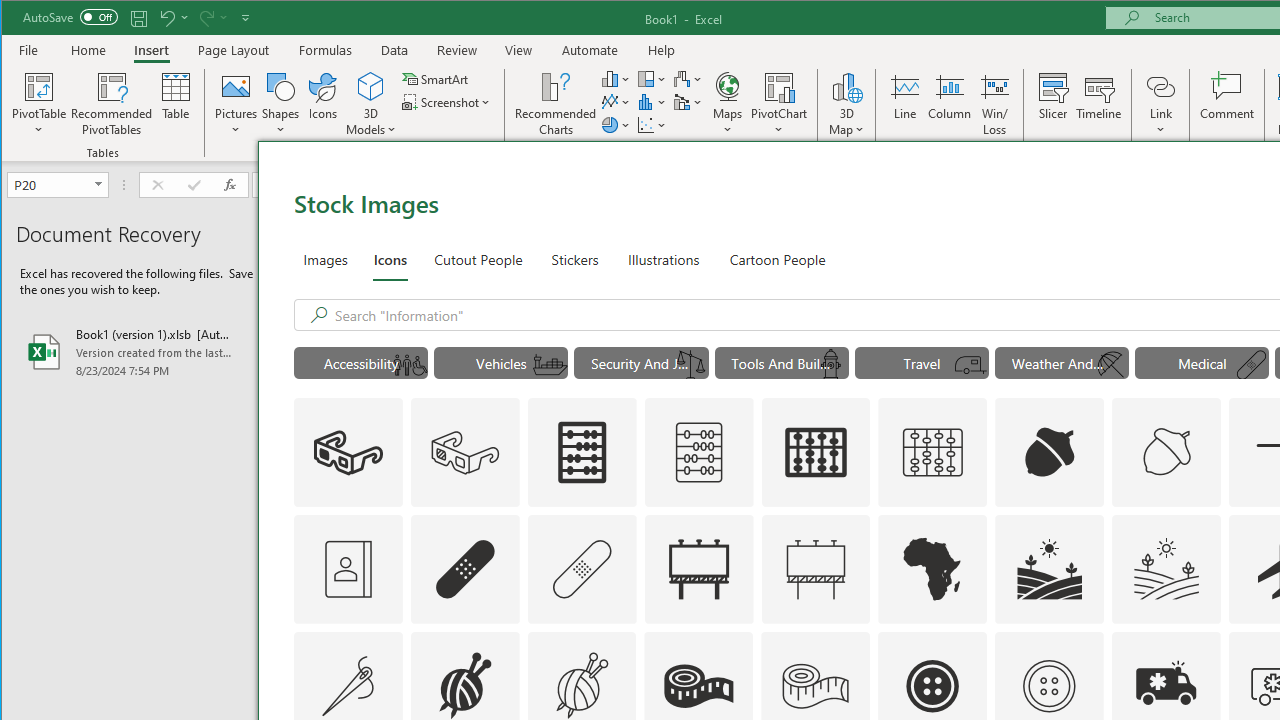 The width and height of the screenshot is (1280, 720). Describe the element at coordinates (781, 362) in the screenshot. I see `'"Tools And Building" Icons.'` at that location.